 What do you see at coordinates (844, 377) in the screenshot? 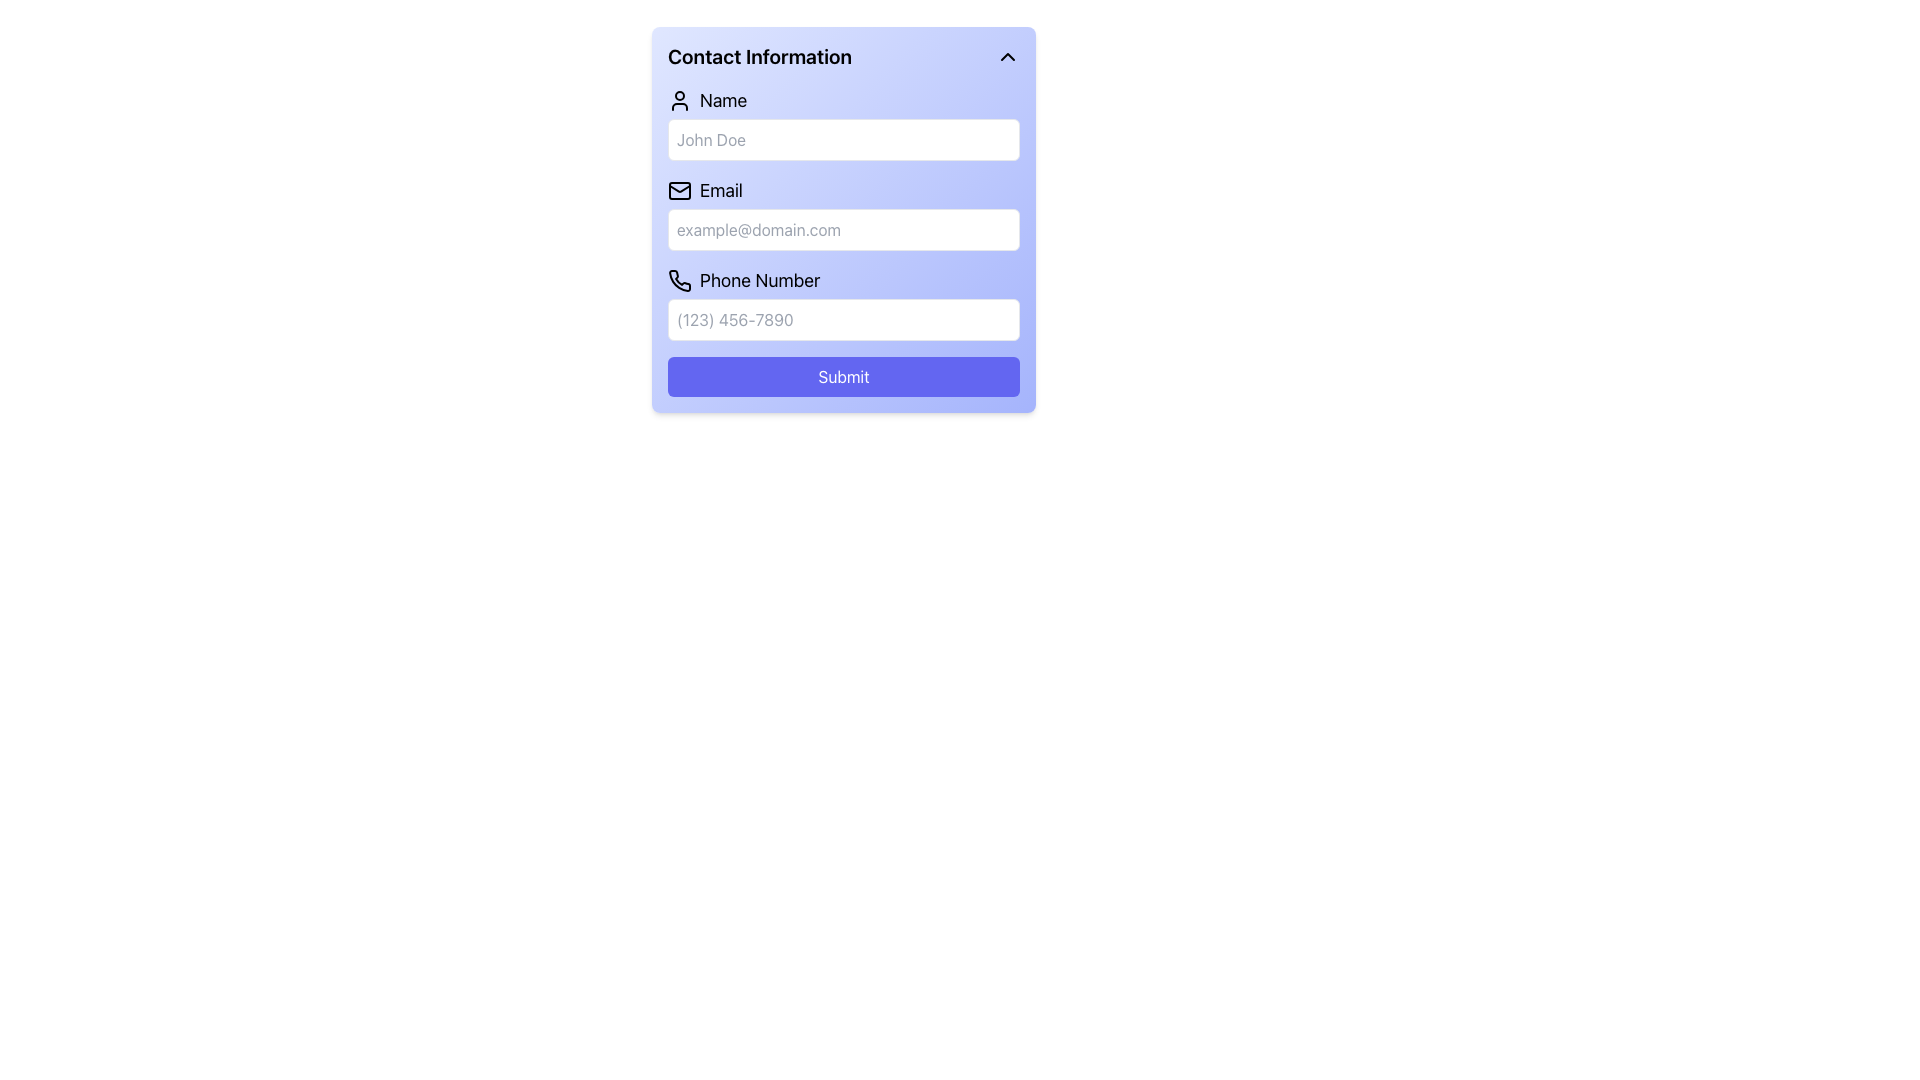
I see `the 'Submit' button, which is a rectangular button with rounded edges, a blue background, and white text` at bounding box center [844, 377].